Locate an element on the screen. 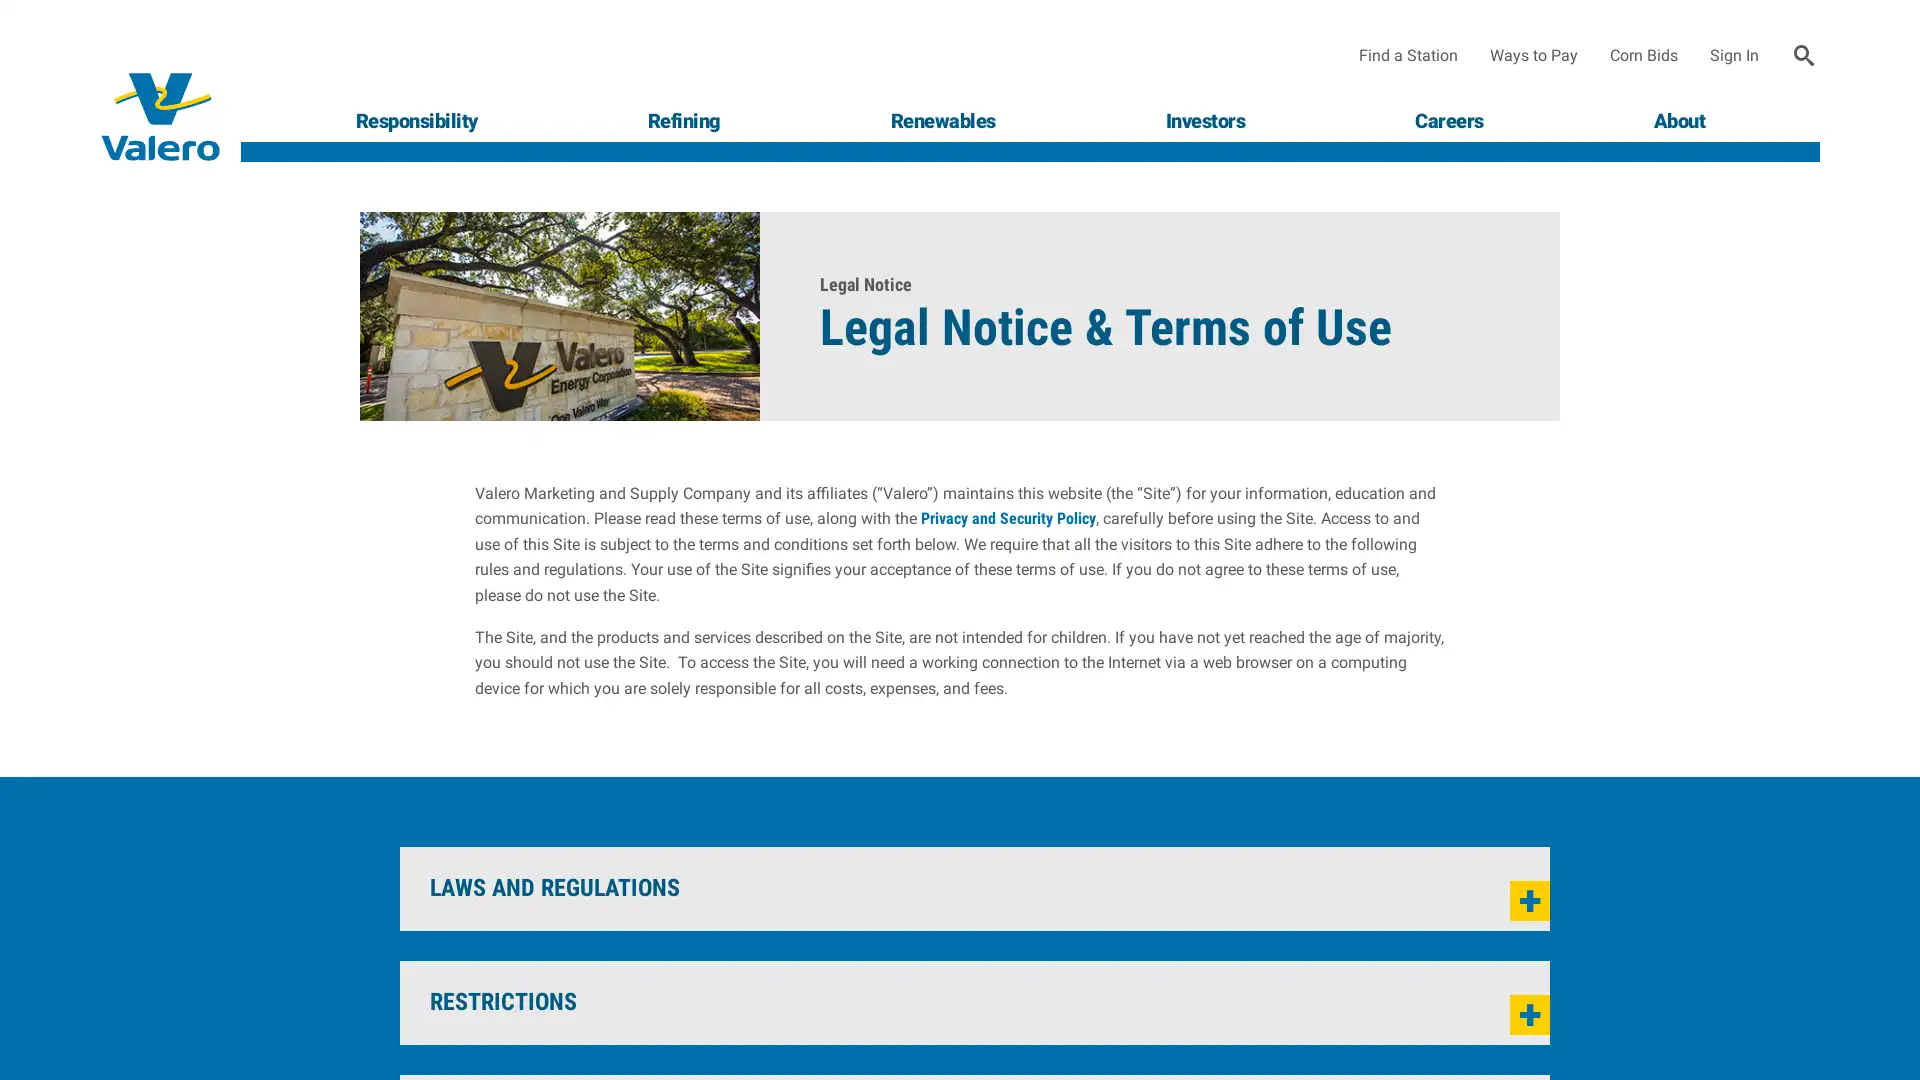  Apply is located at coordinates (1804, 55).